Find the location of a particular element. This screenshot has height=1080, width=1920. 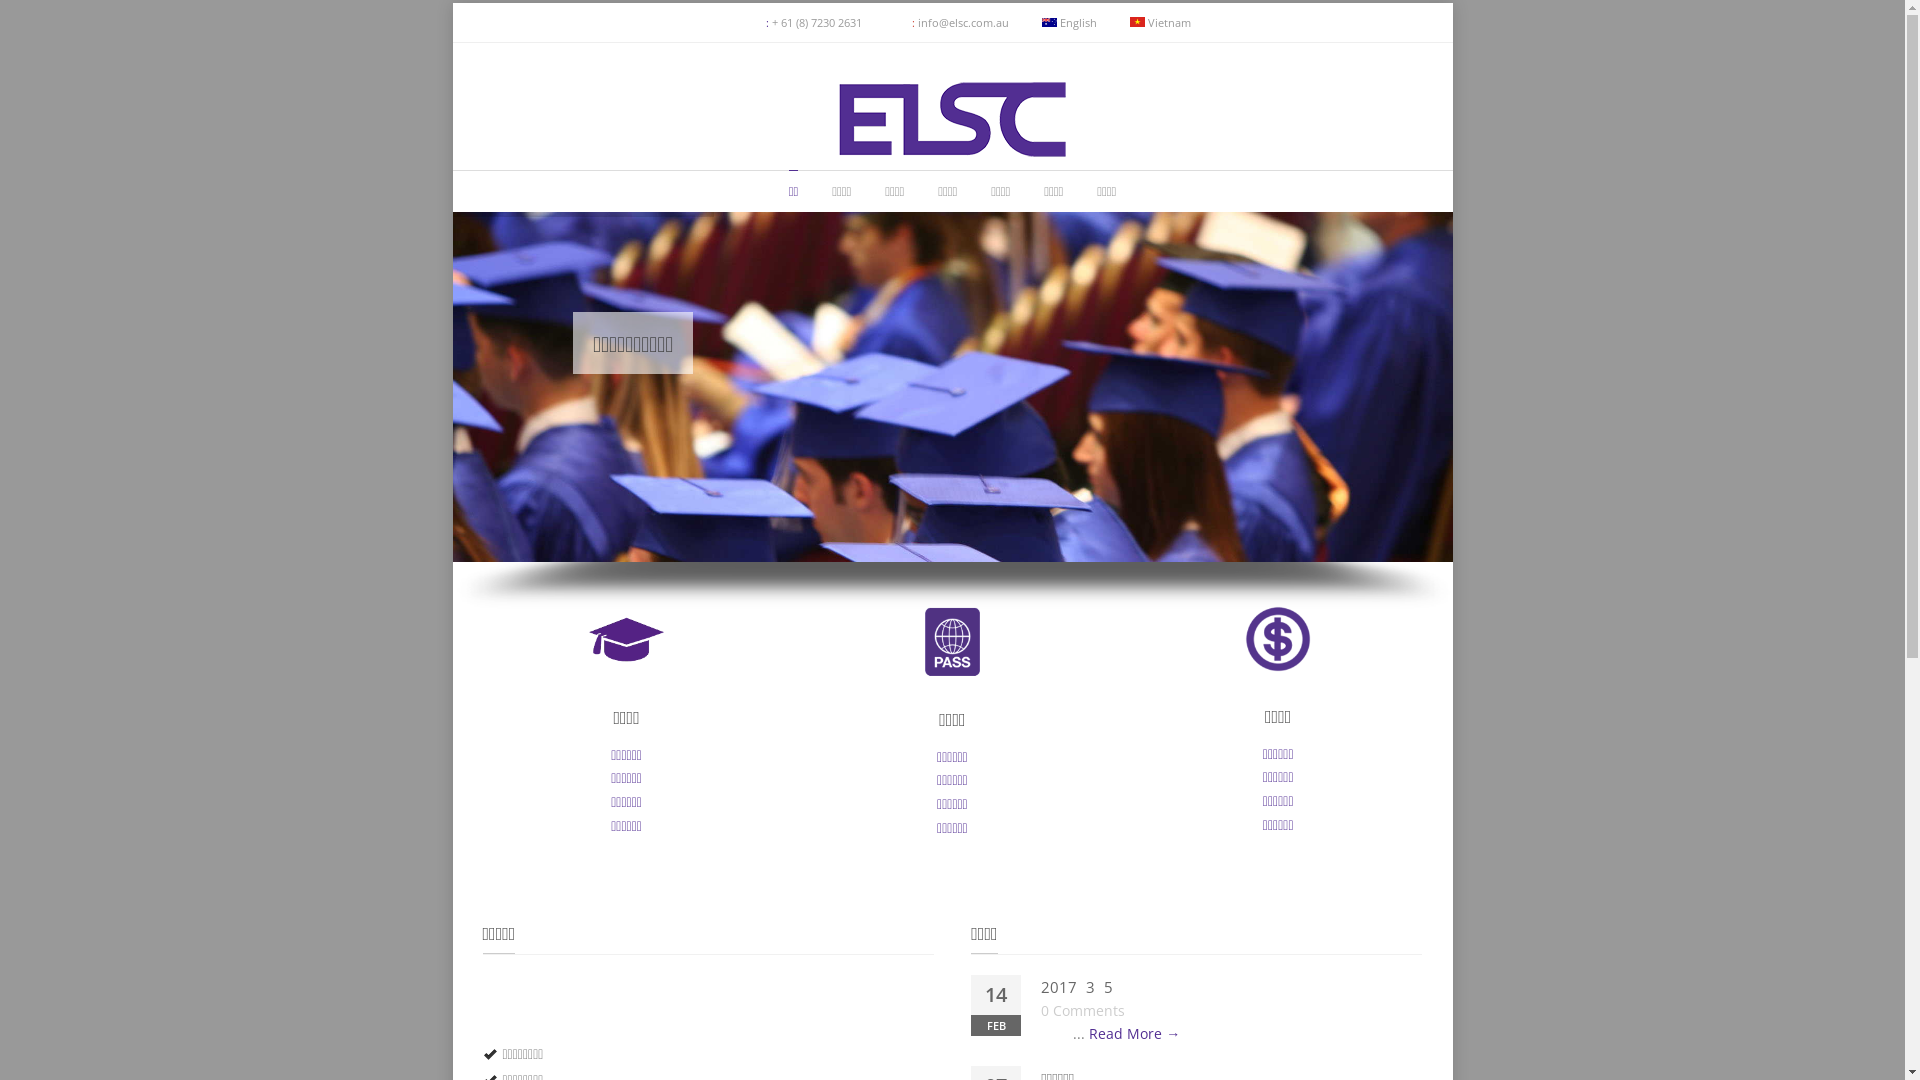

'info@elsc.com.au' is located at coordinates (963, 22).